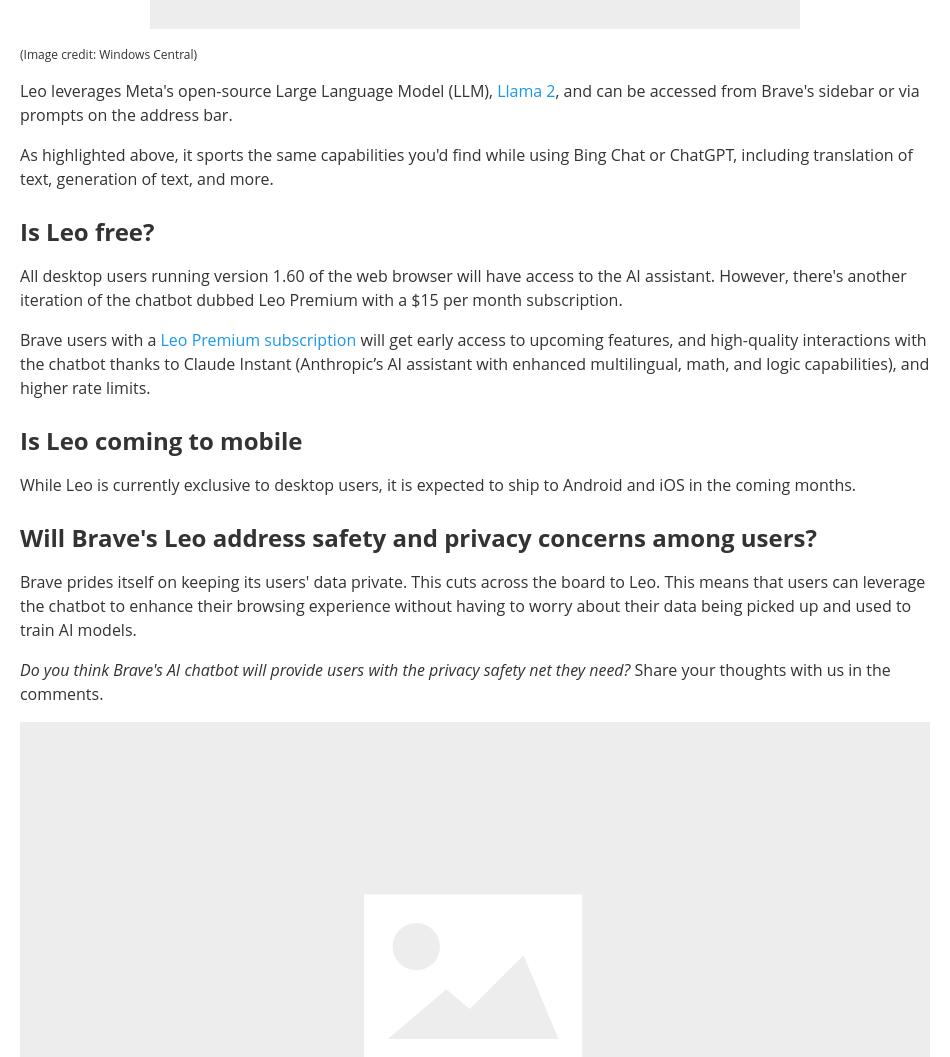 The width and height of the screenshot is (950, 1057). What do you see at coordinates (471, 605) in the screenshot?
I see `'Brave prides itself on keeping its users' data private. This cuts across the board to Leo. This means that users can leverage the chatbot to enhance their browsing experience without having to worry about their data being picked up and used to train AI models.'` at bounding box center [471, 605].